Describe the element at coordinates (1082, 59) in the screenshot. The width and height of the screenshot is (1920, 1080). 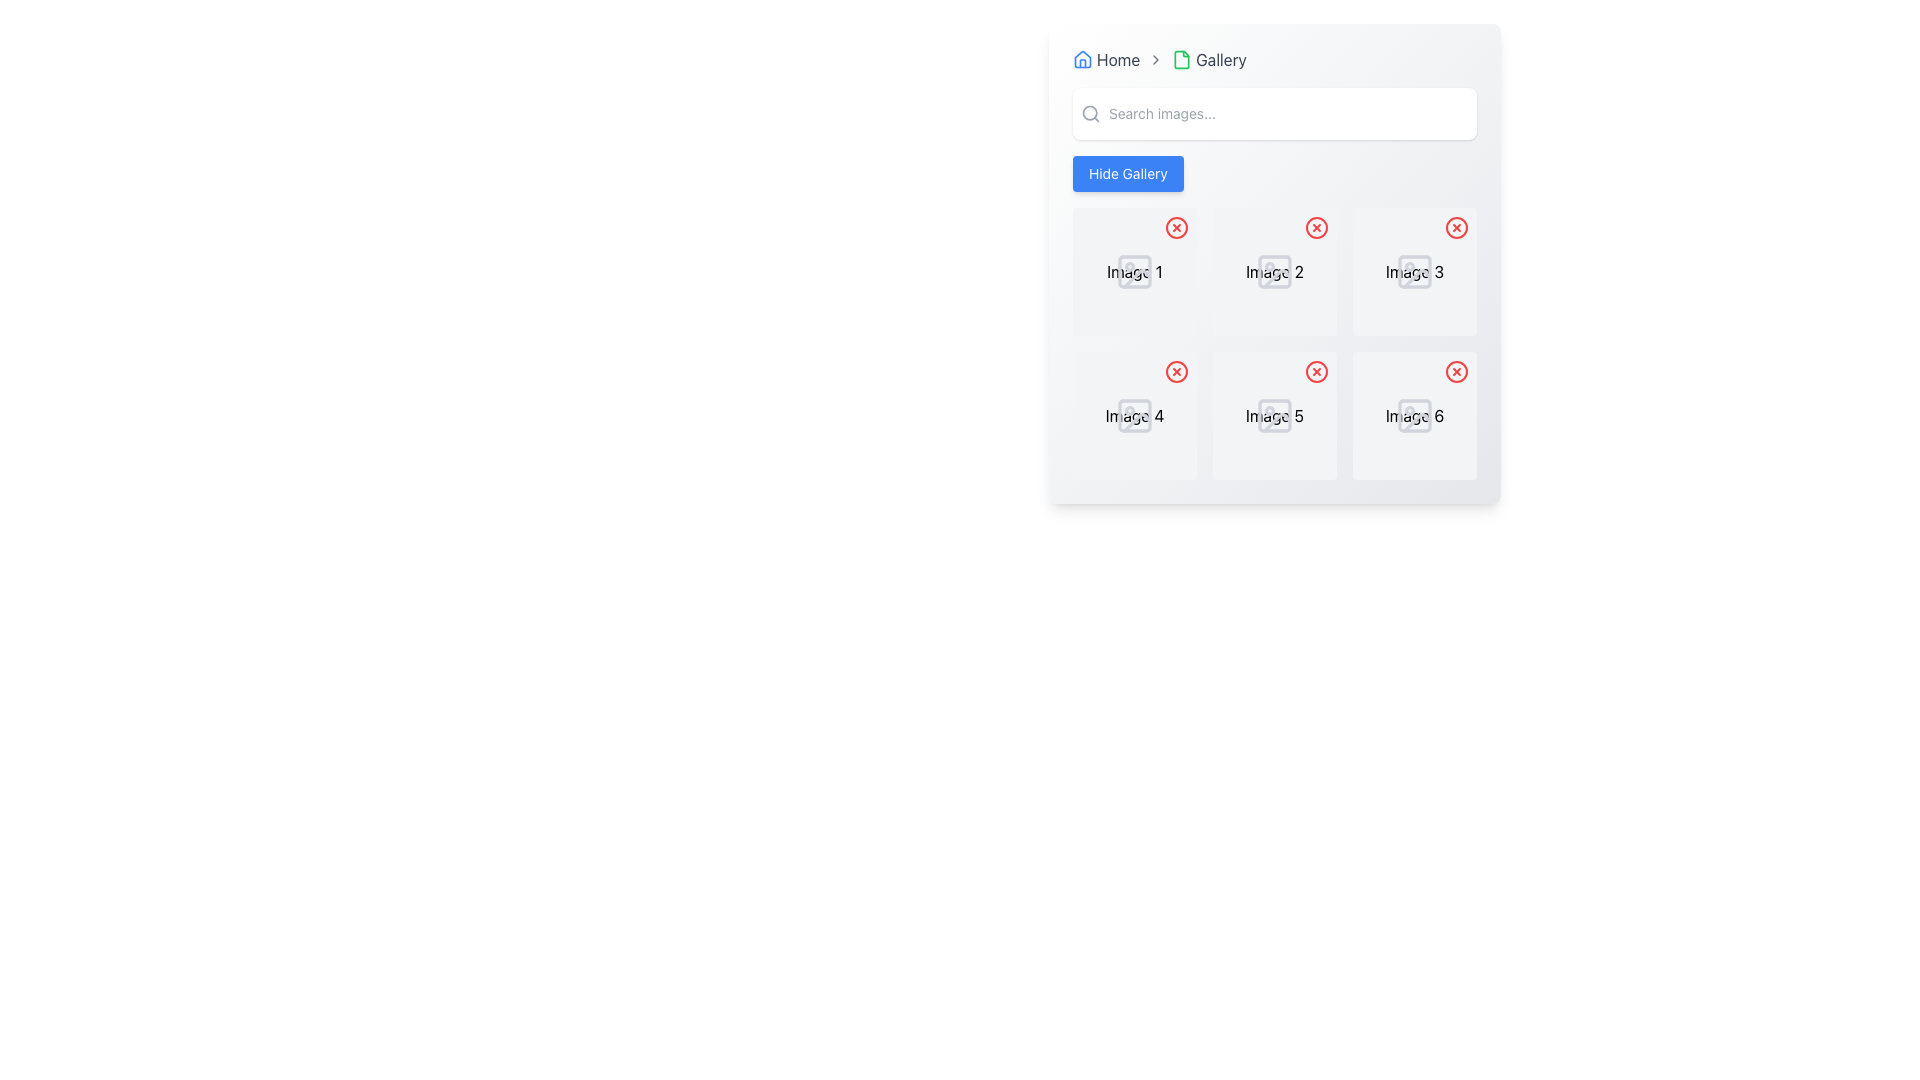
I see `the home icon button located at the far left of the breadcrumb navigation component` at that location.